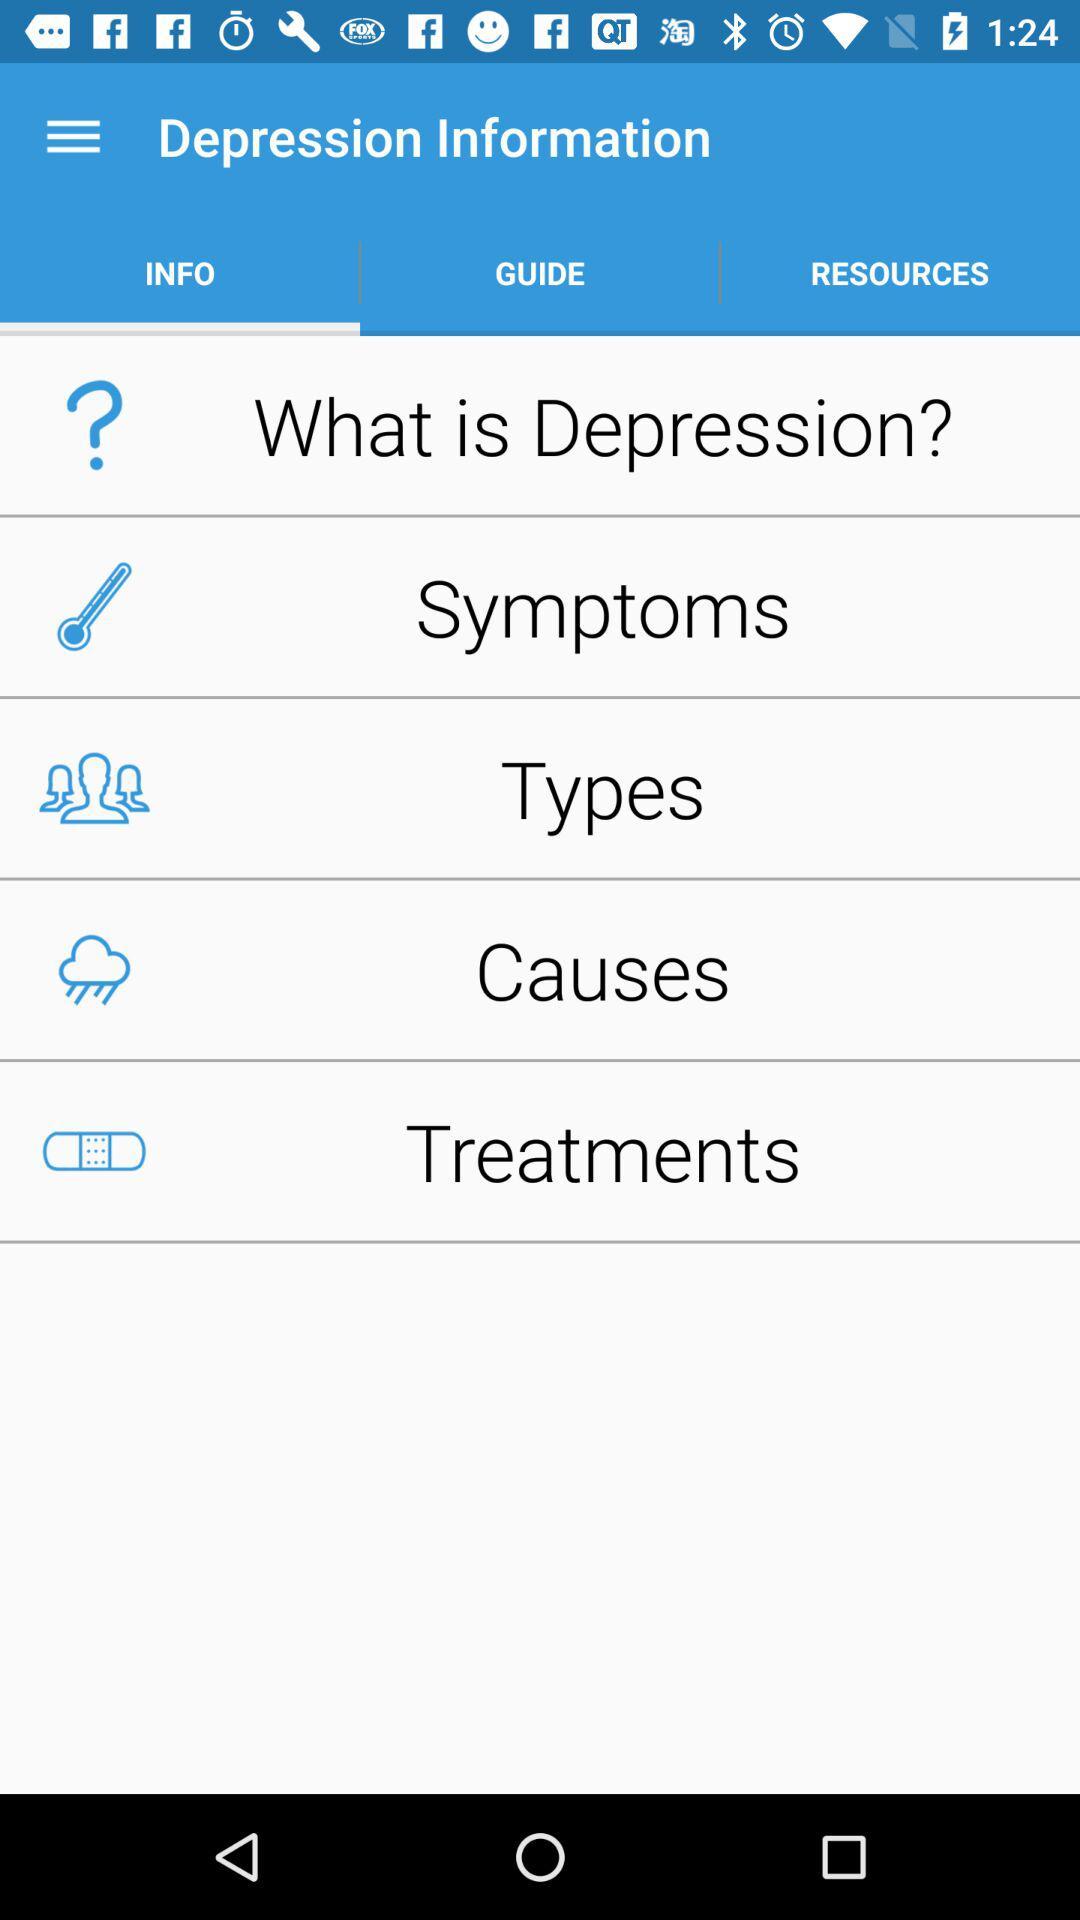 Image resolution: width=1080 pixels, height=1920 pixels. Describe the element at coordinates (898, 272) in the screenshot. I see `resources app` at that location.